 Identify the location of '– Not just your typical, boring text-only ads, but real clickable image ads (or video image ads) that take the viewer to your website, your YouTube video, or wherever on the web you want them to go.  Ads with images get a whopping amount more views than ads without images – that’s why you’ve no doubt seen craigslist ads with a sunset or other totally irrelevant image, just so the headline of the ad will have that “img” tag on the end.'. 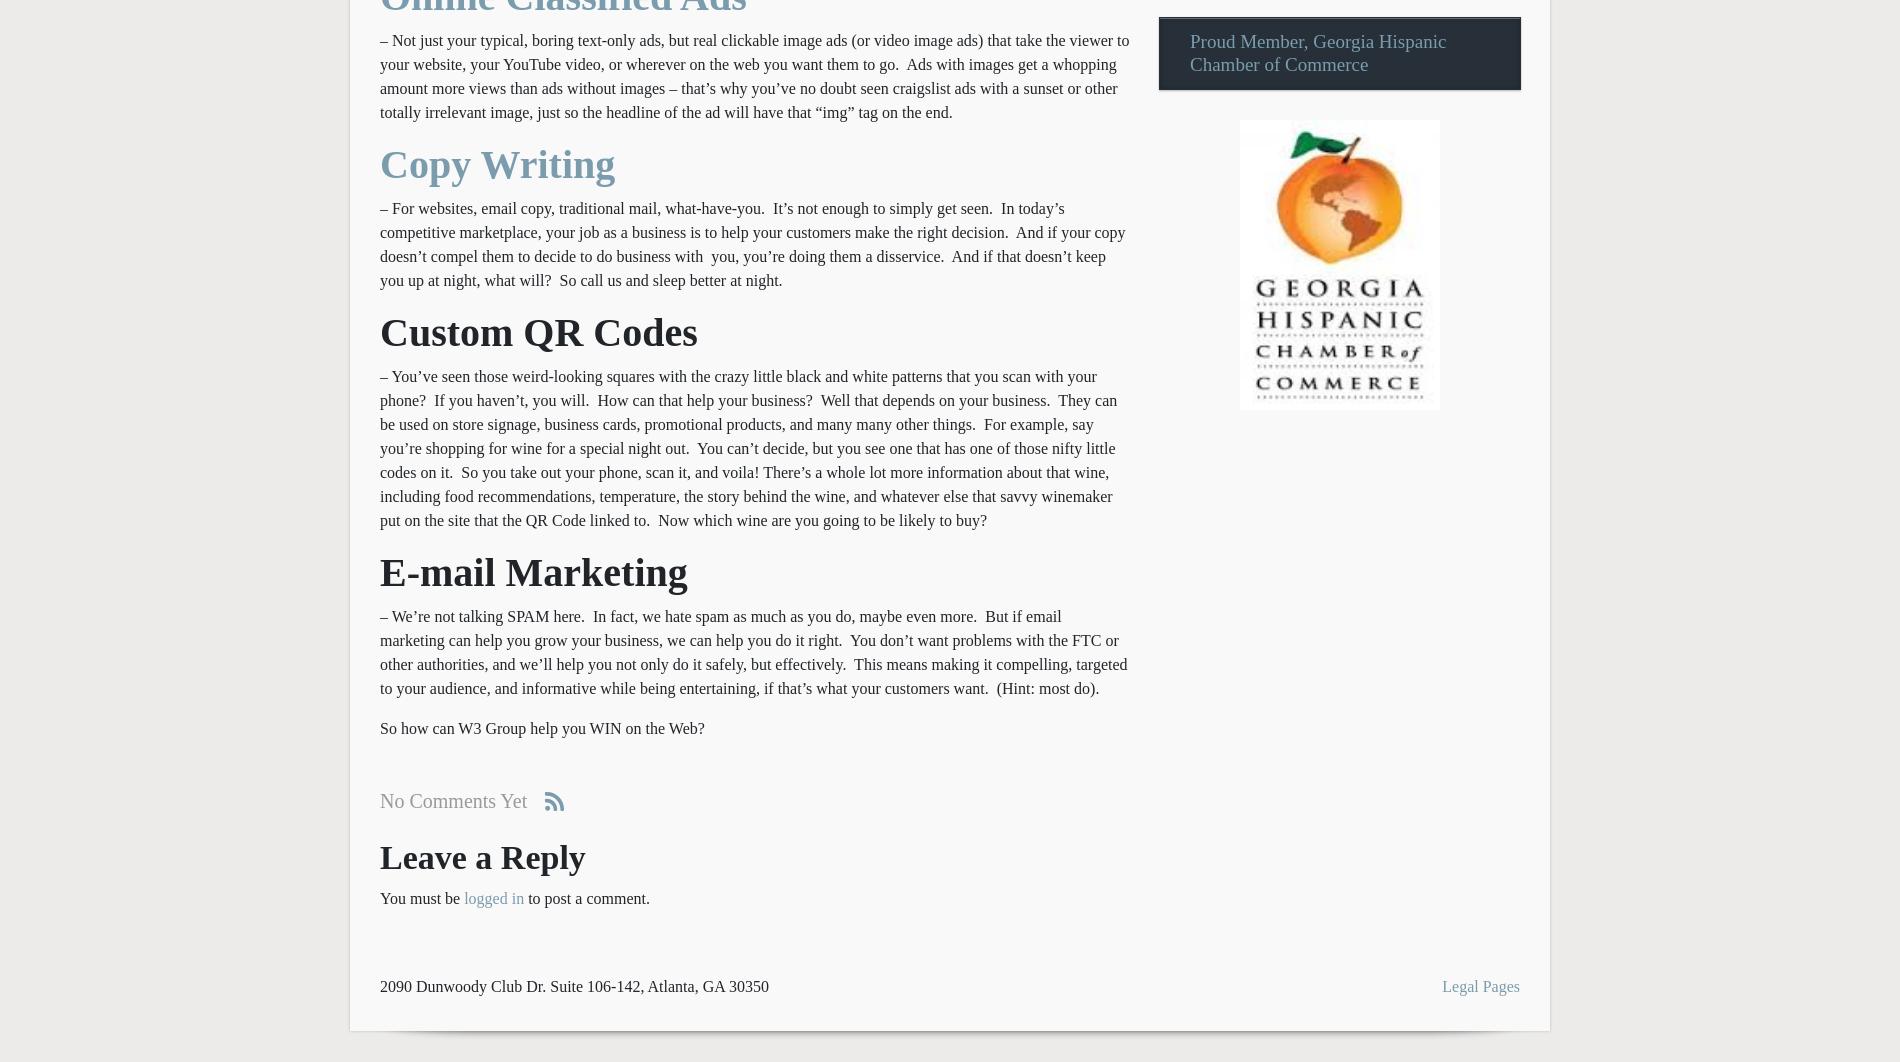
(379, 75).